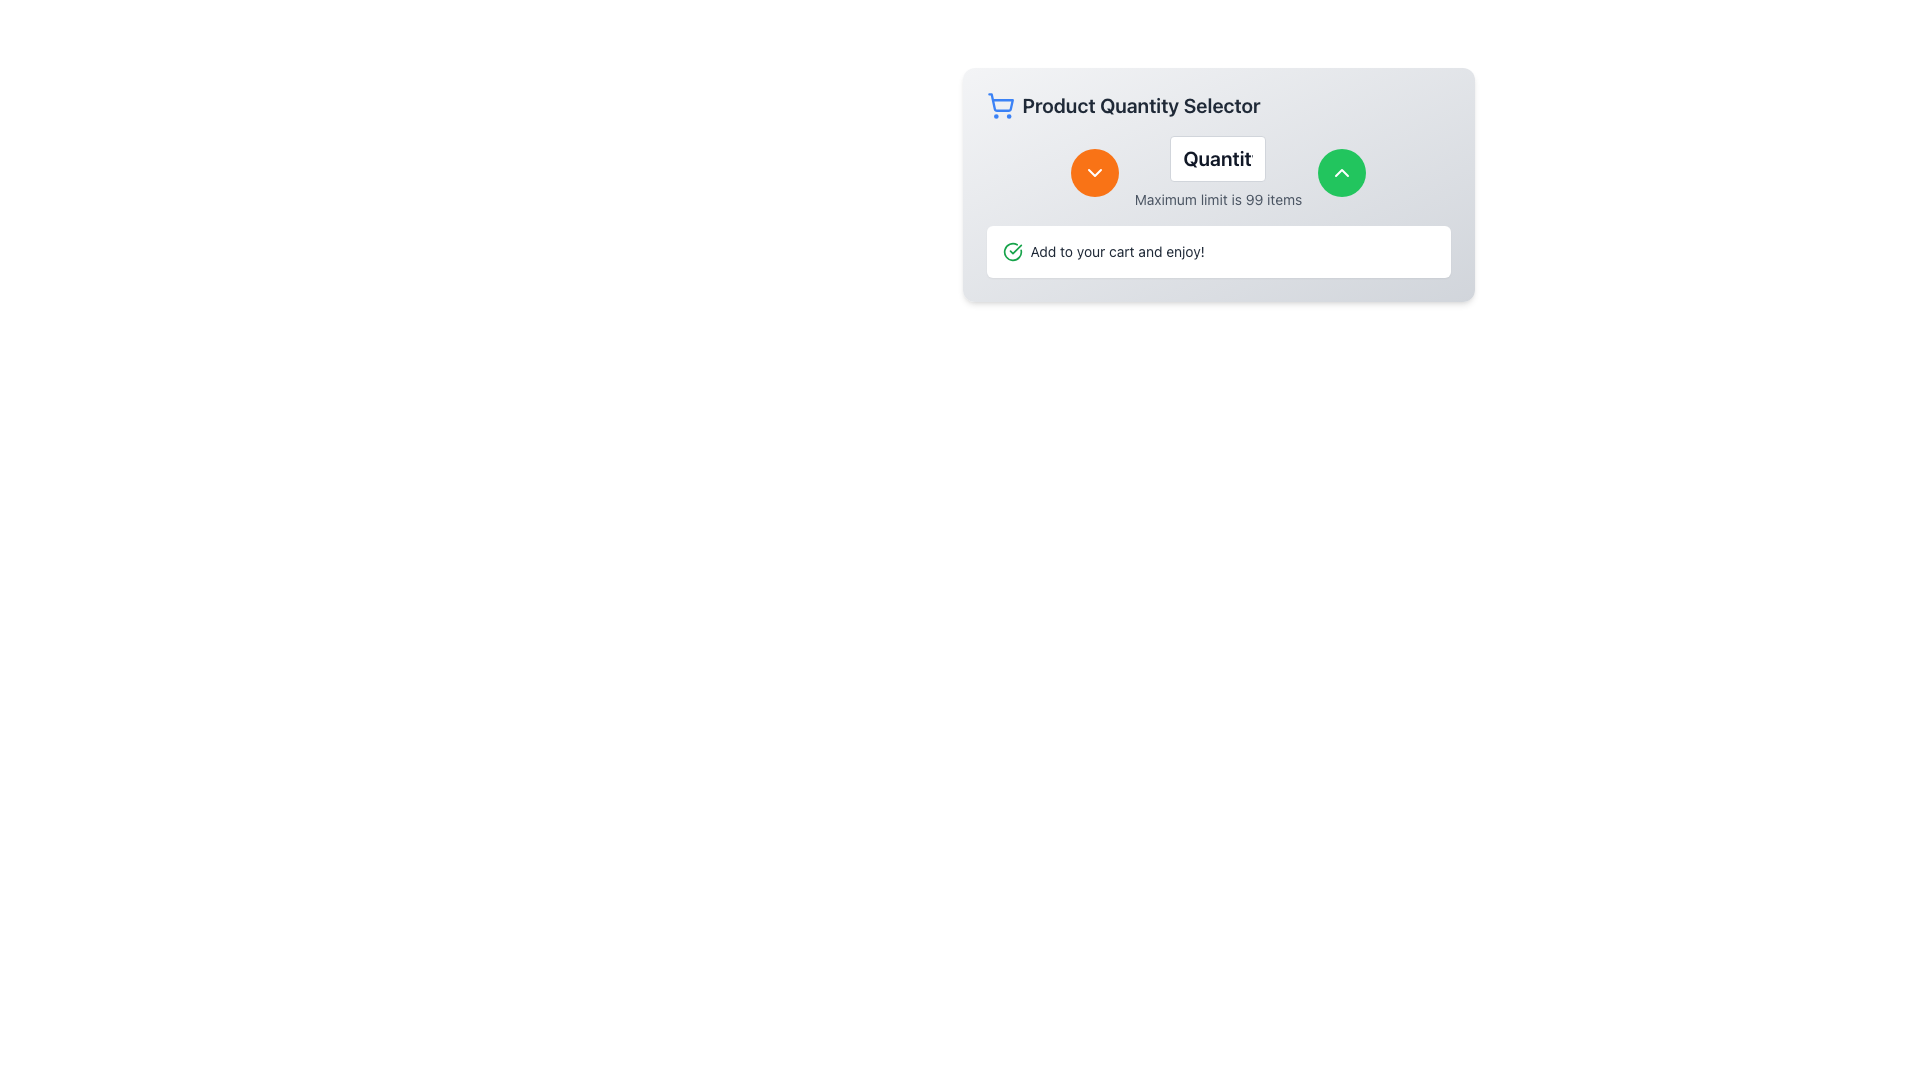 This screenshot has height=1080, width=1920. I want to click on the upward chevron icon located within the green circular button at the top-right area of the interface, so click(1342, 172).